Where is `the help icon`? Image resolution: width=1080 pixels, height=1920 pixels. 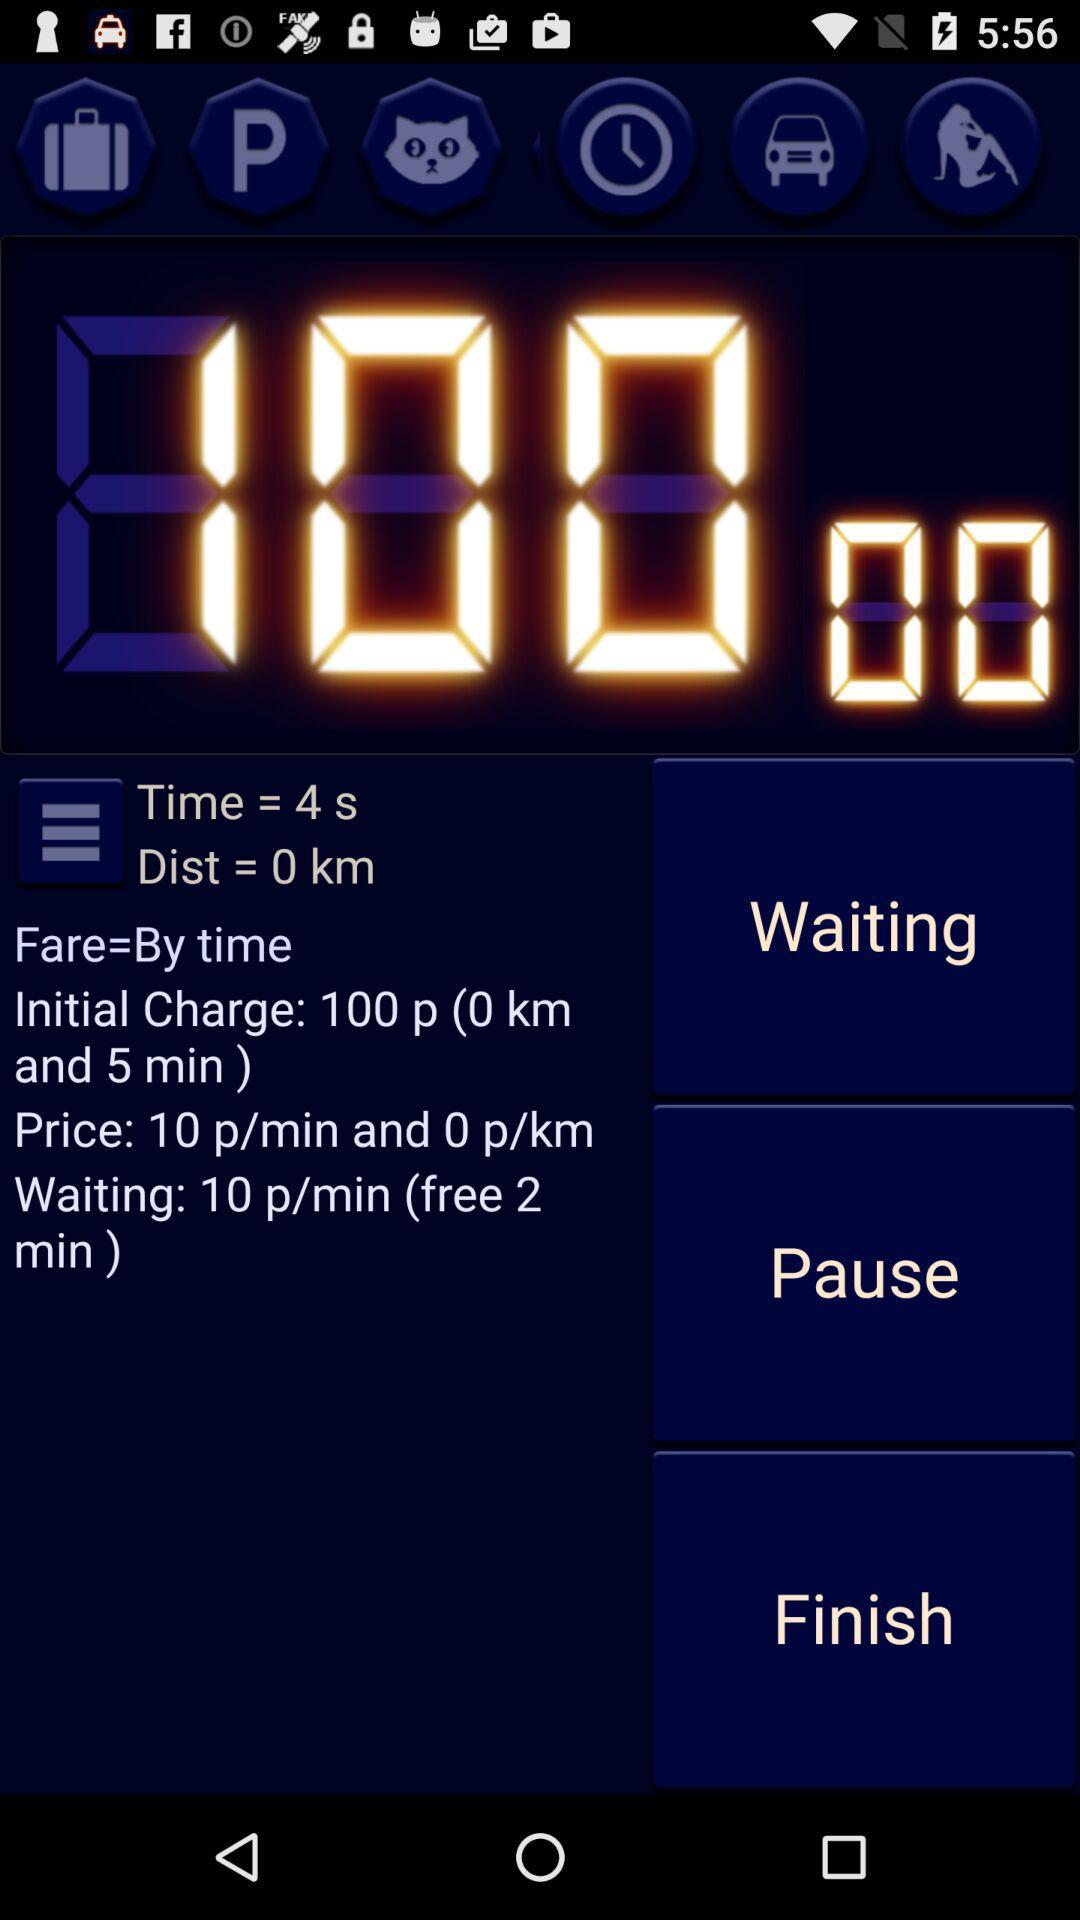 the help icon is located at coordinates (257, 158).